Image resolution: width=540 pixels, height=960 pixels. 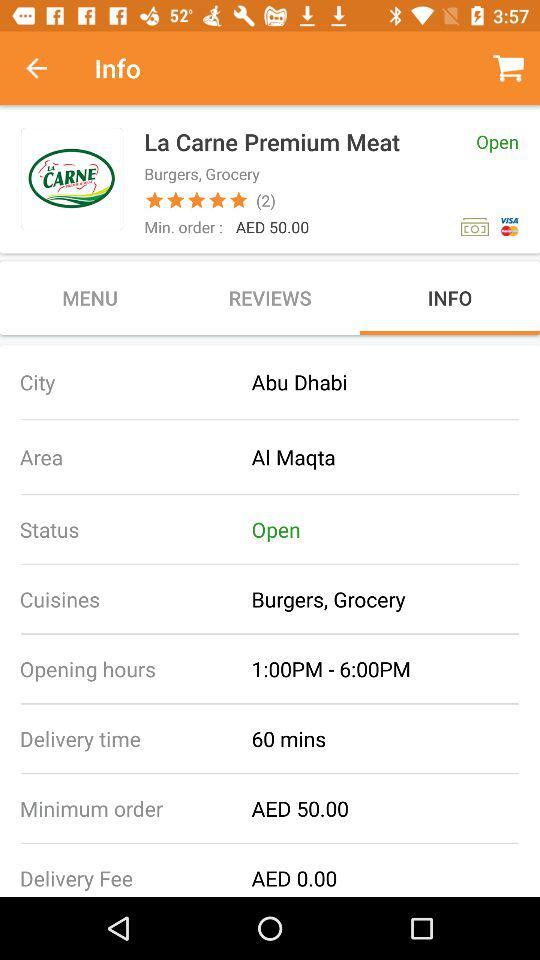 What do you see at coordinates (47, 68) in the screenshot?
I see `return to previous` at bounding box center [47, 68].